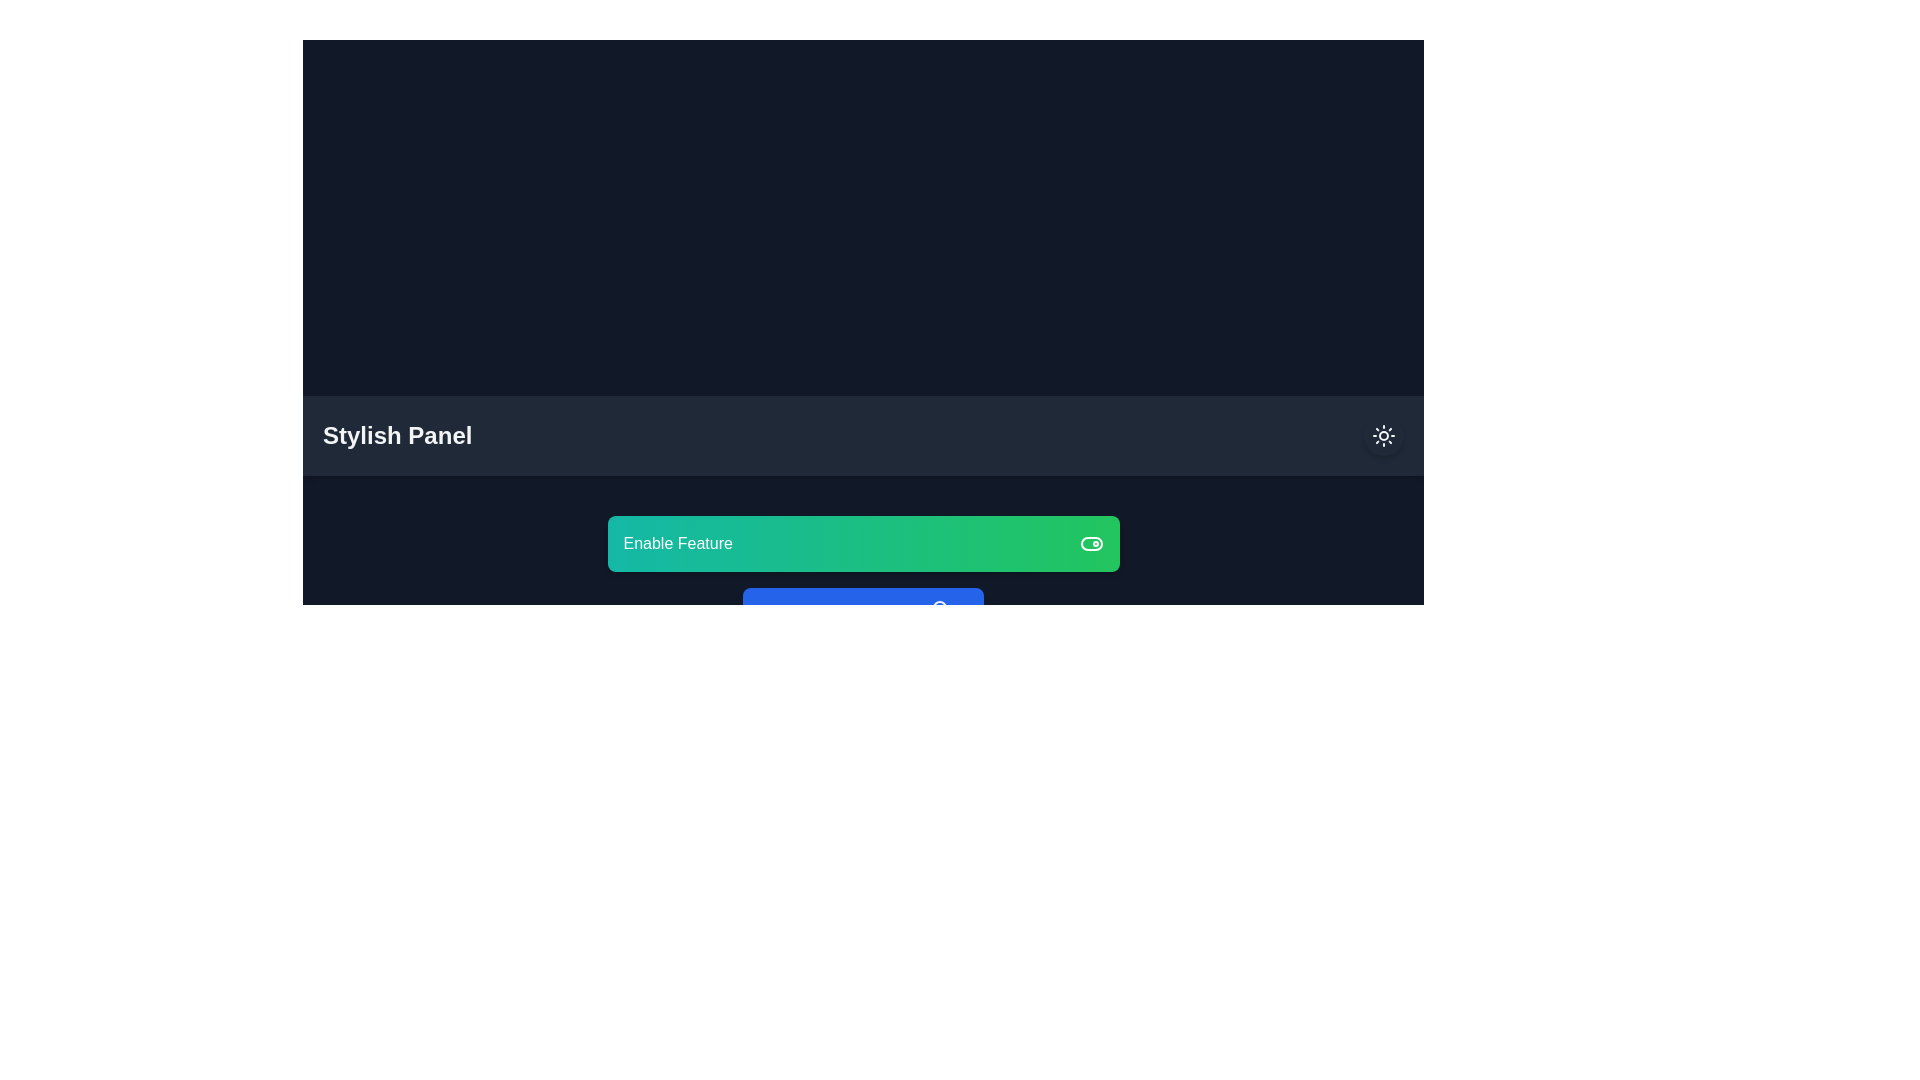 This screenshot has width=1920, height=1080. What do you see at coordinates (939, 611) in the screenshot?
I see `the notification bell icon, which is a minimalistic outline icon located next to the 'Disable Notifications' button` at bounding box center [939, 611].